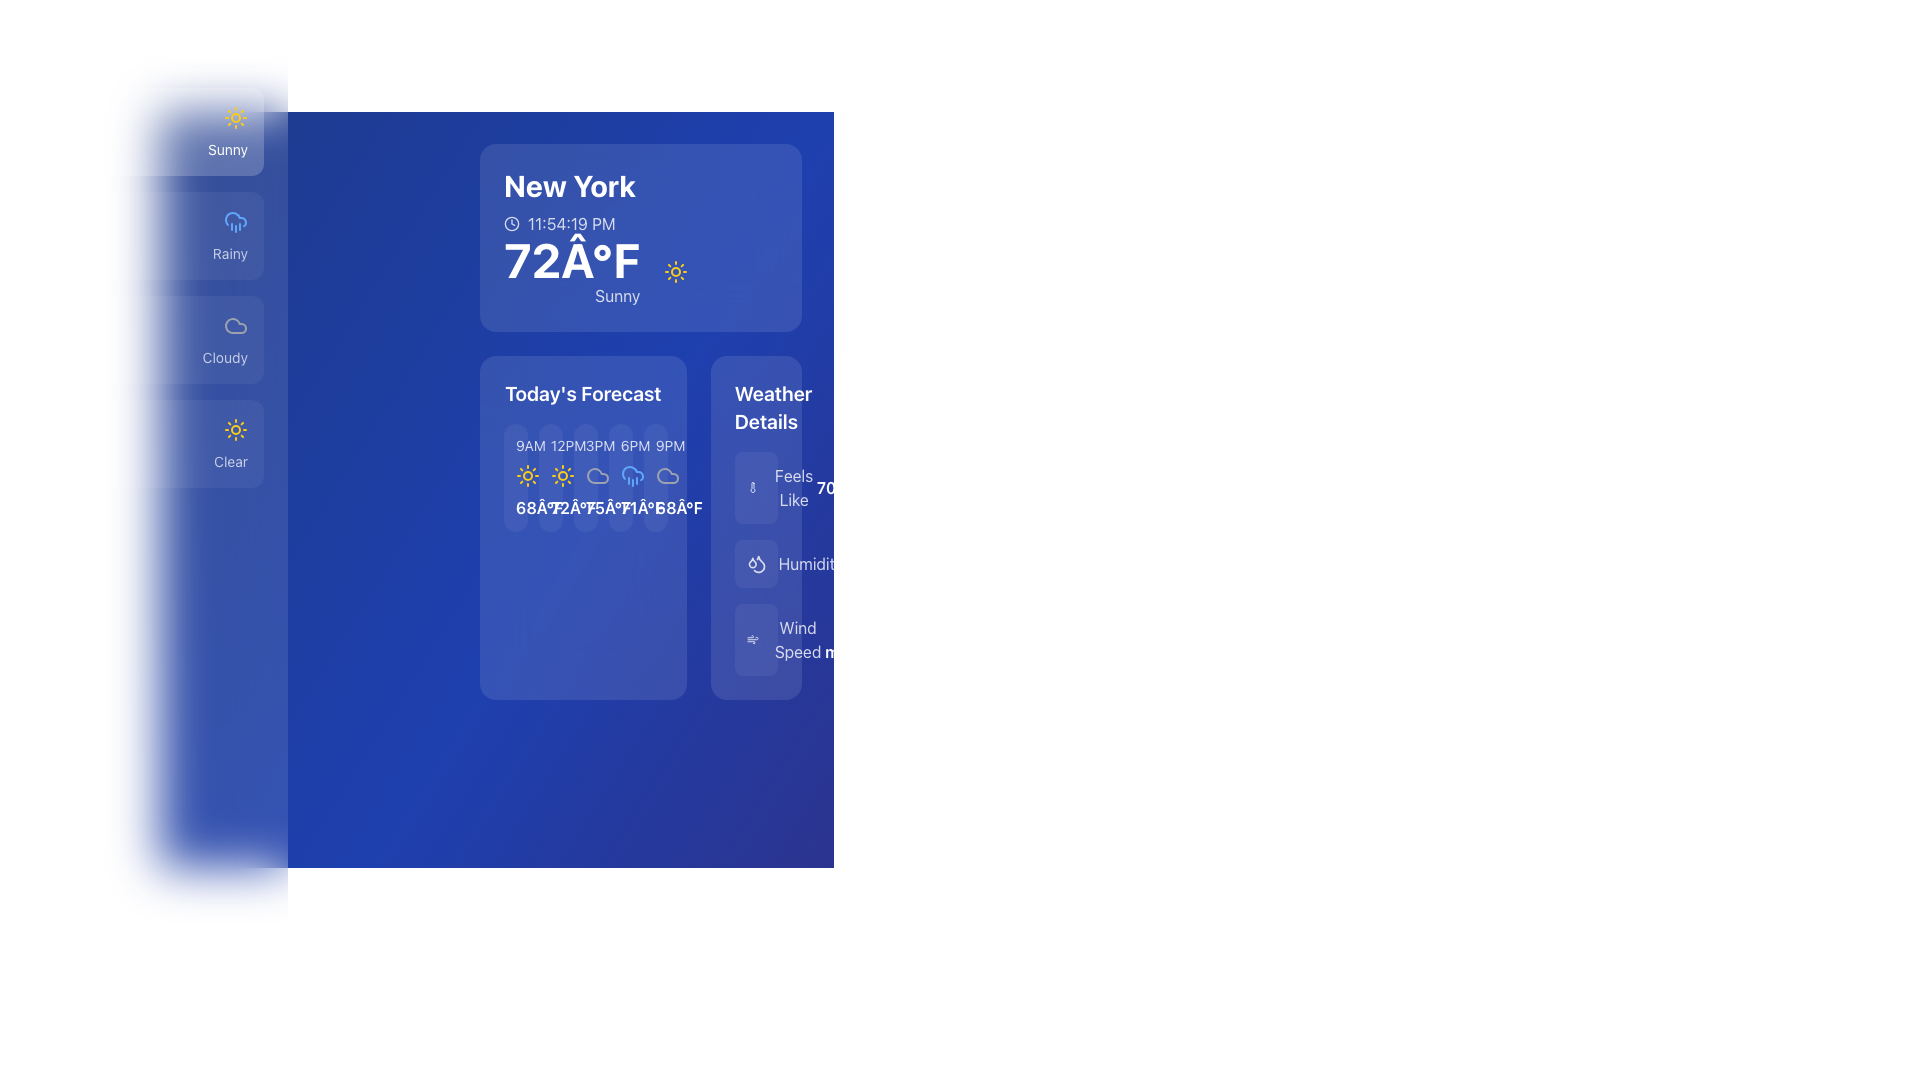 This screenshot has width=1920, height=1080. What do you see at coordinates (755, 527) in the screenshot?
I see `through the information presented in the 'Weather Details' Information Card, which is a blue card with rounded corners containing weather data such as 'Feels Like 70°F', 'Humidity 65%', and 'Wind Speed 12 mph'` at bounding box center [755, 527].